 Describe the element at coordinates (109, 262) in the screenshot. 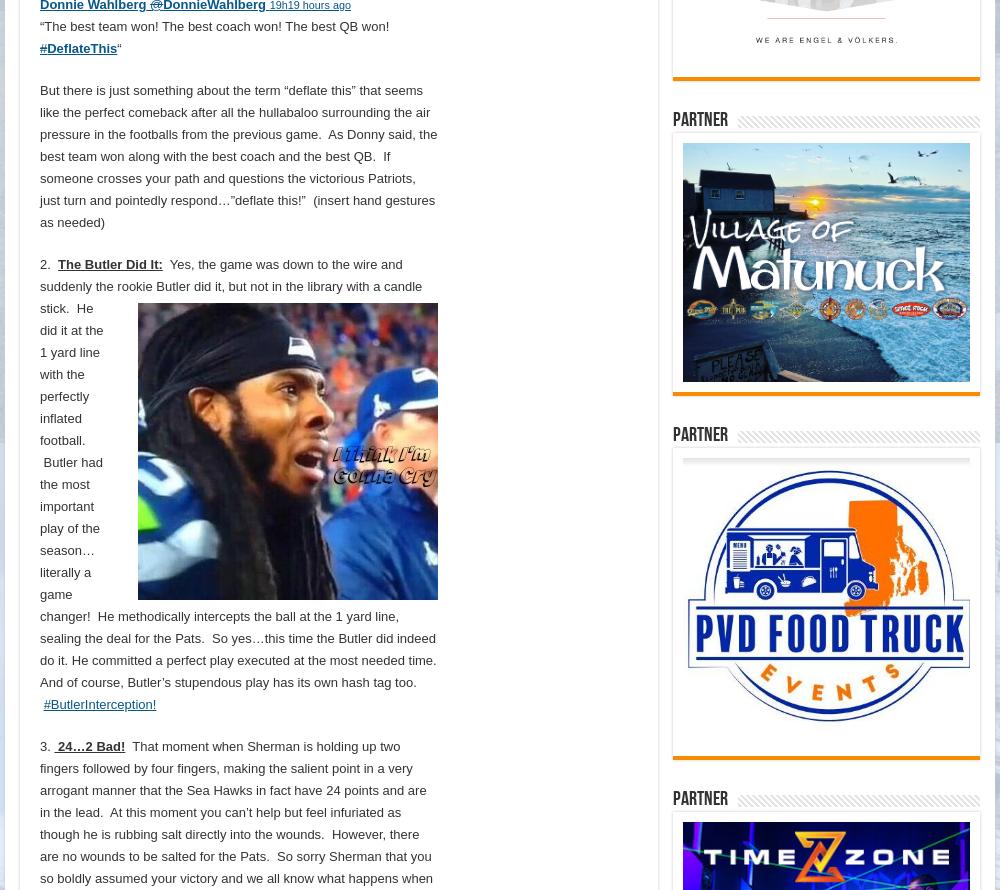

I see `'The Butler Did It:'` at that location.